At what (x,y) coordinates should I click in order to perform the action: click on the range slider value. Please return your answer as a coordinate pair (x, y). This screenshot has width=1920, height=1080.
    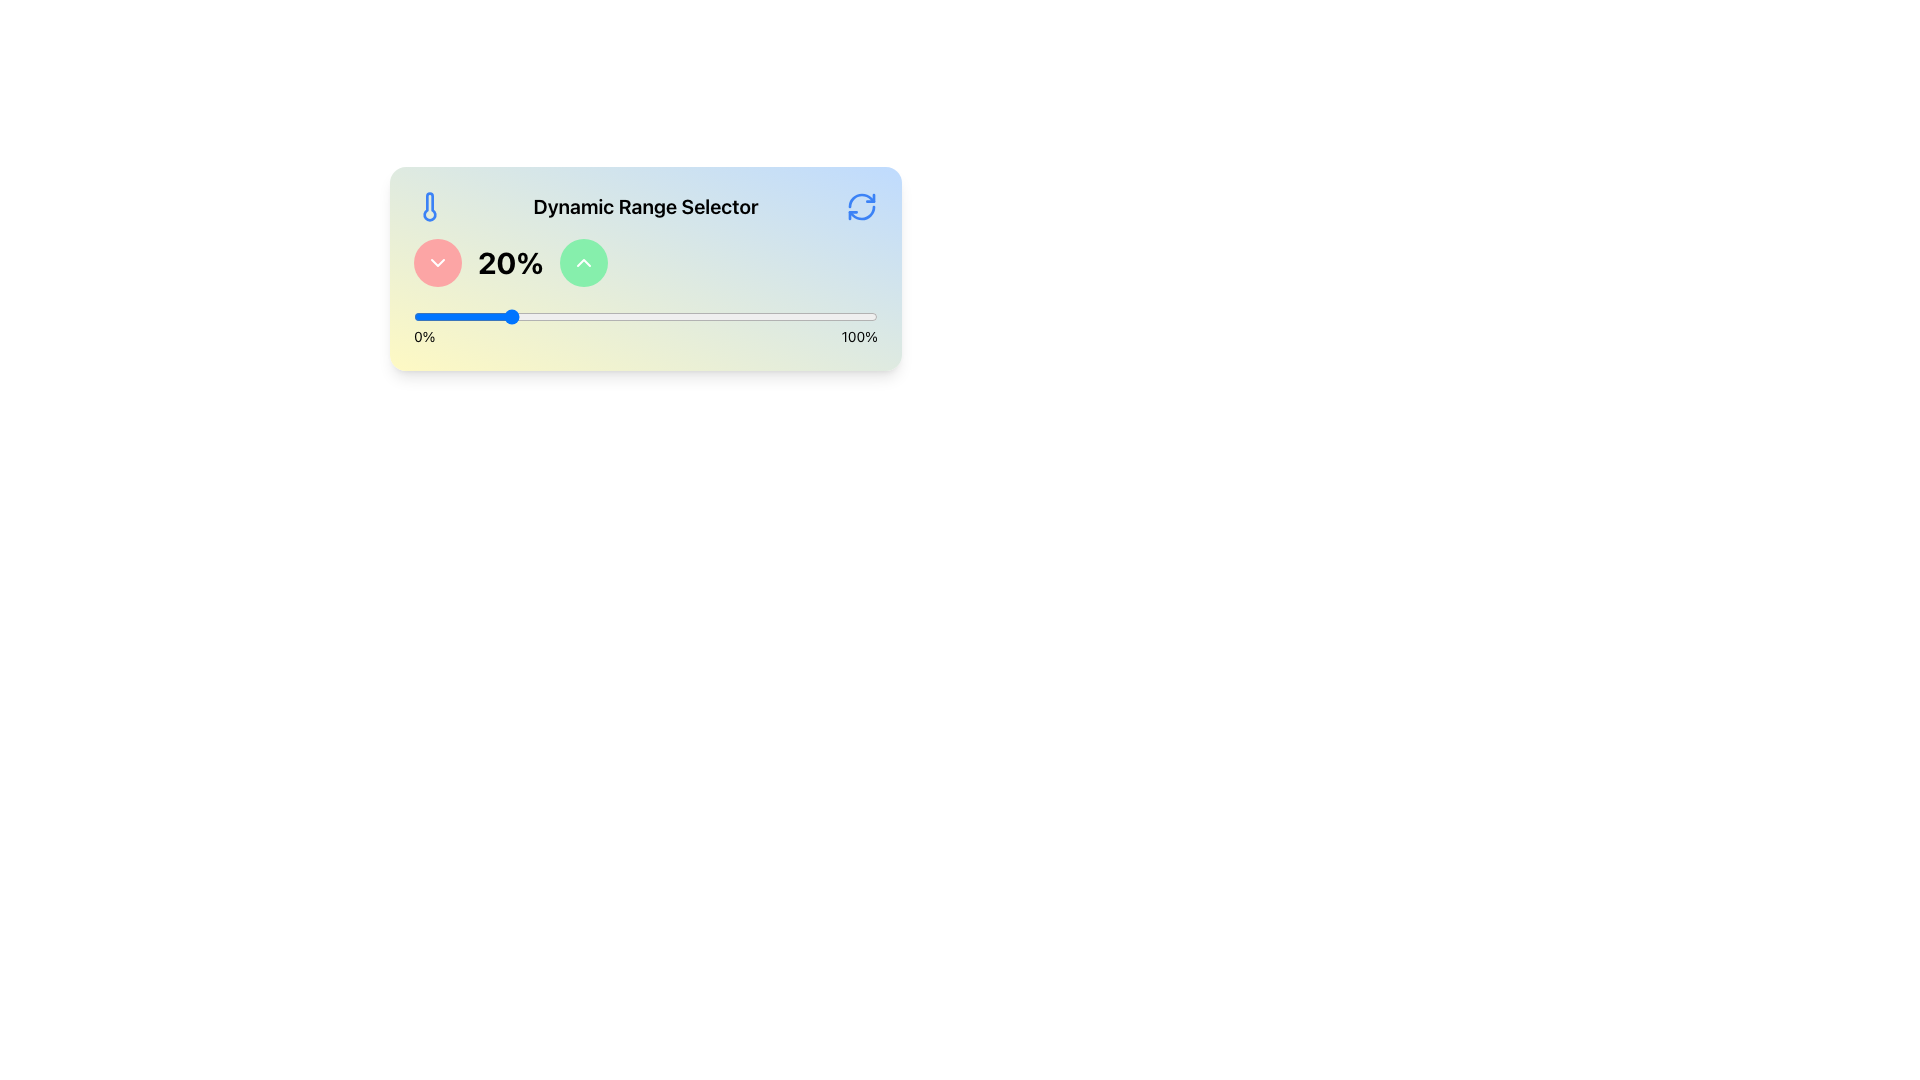
    Looking at the image, I should click on (742, 315).